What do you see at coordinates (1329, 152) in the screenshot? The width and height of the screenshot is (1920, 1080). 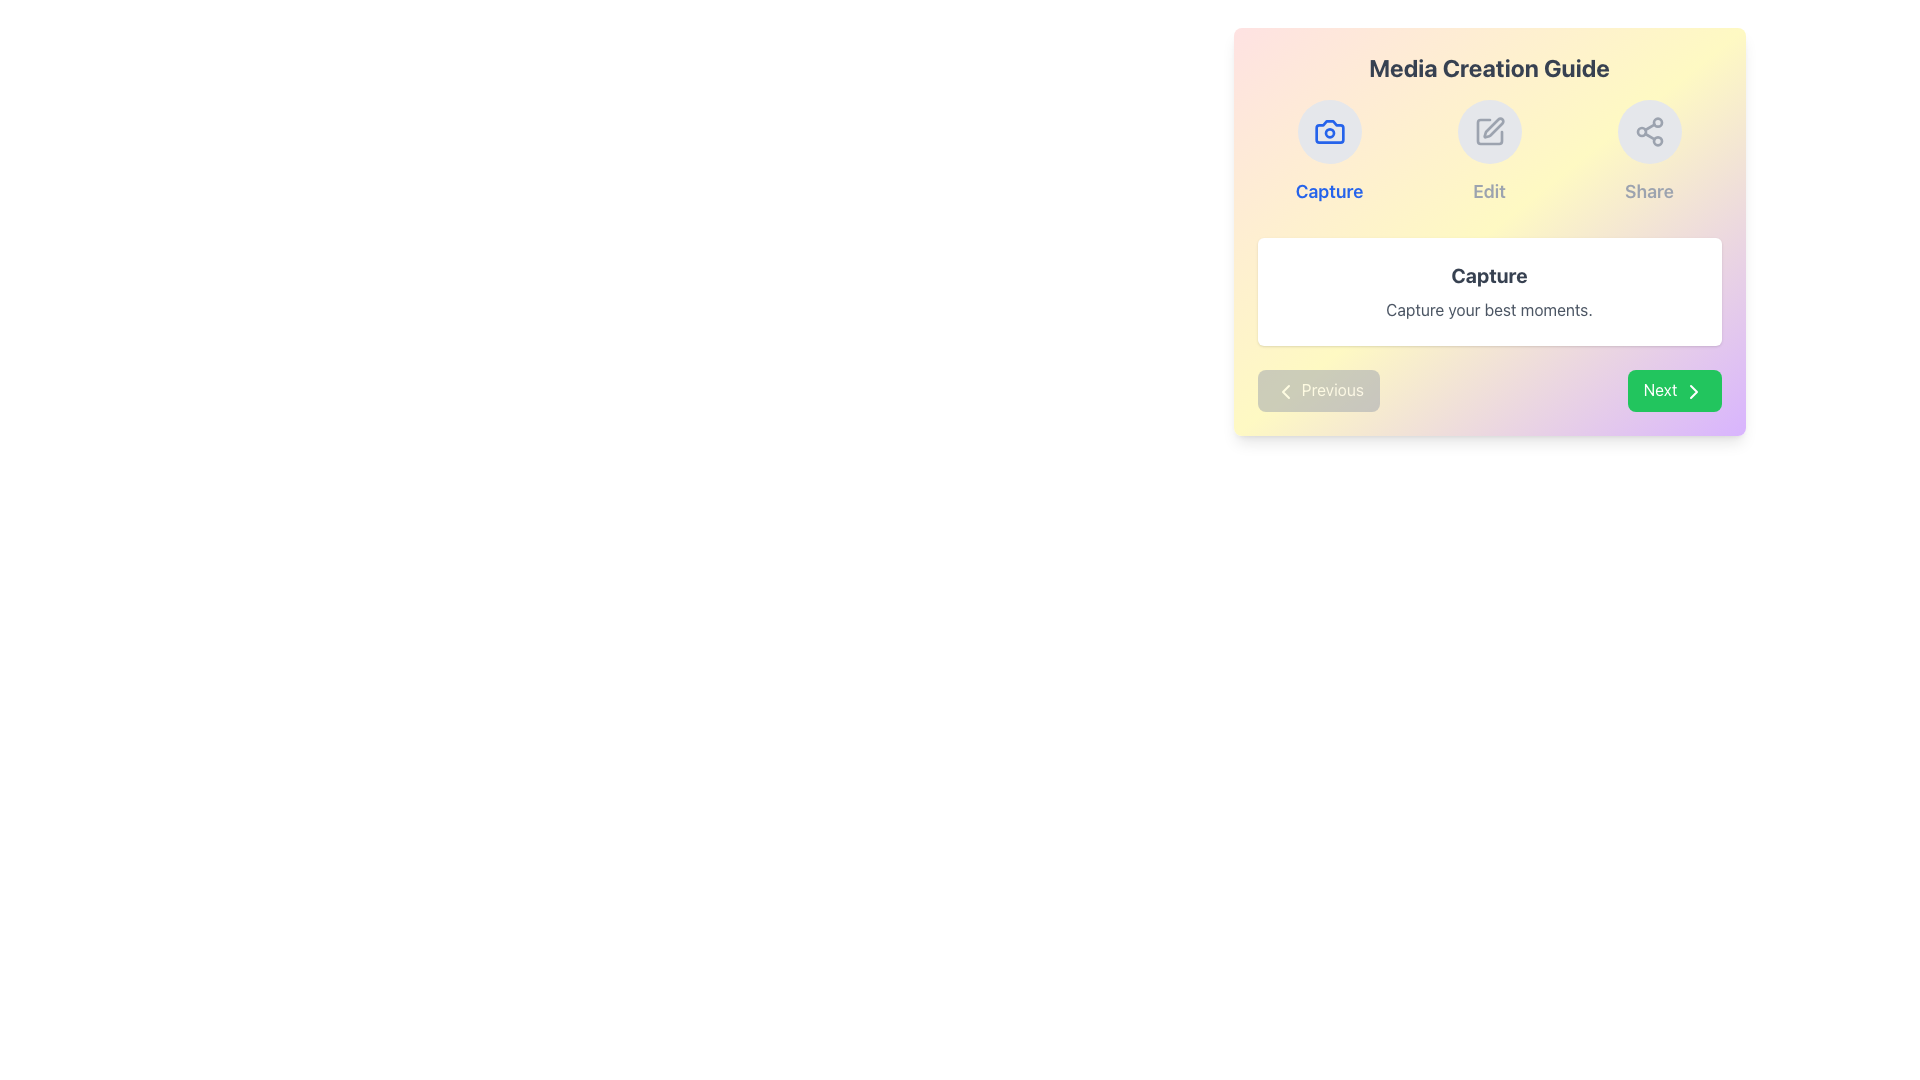 I see `the 'Capture' button located in the top-left of the three-column grid within the 'Media Creation Guide' section` at bounding box center [1329, 152].